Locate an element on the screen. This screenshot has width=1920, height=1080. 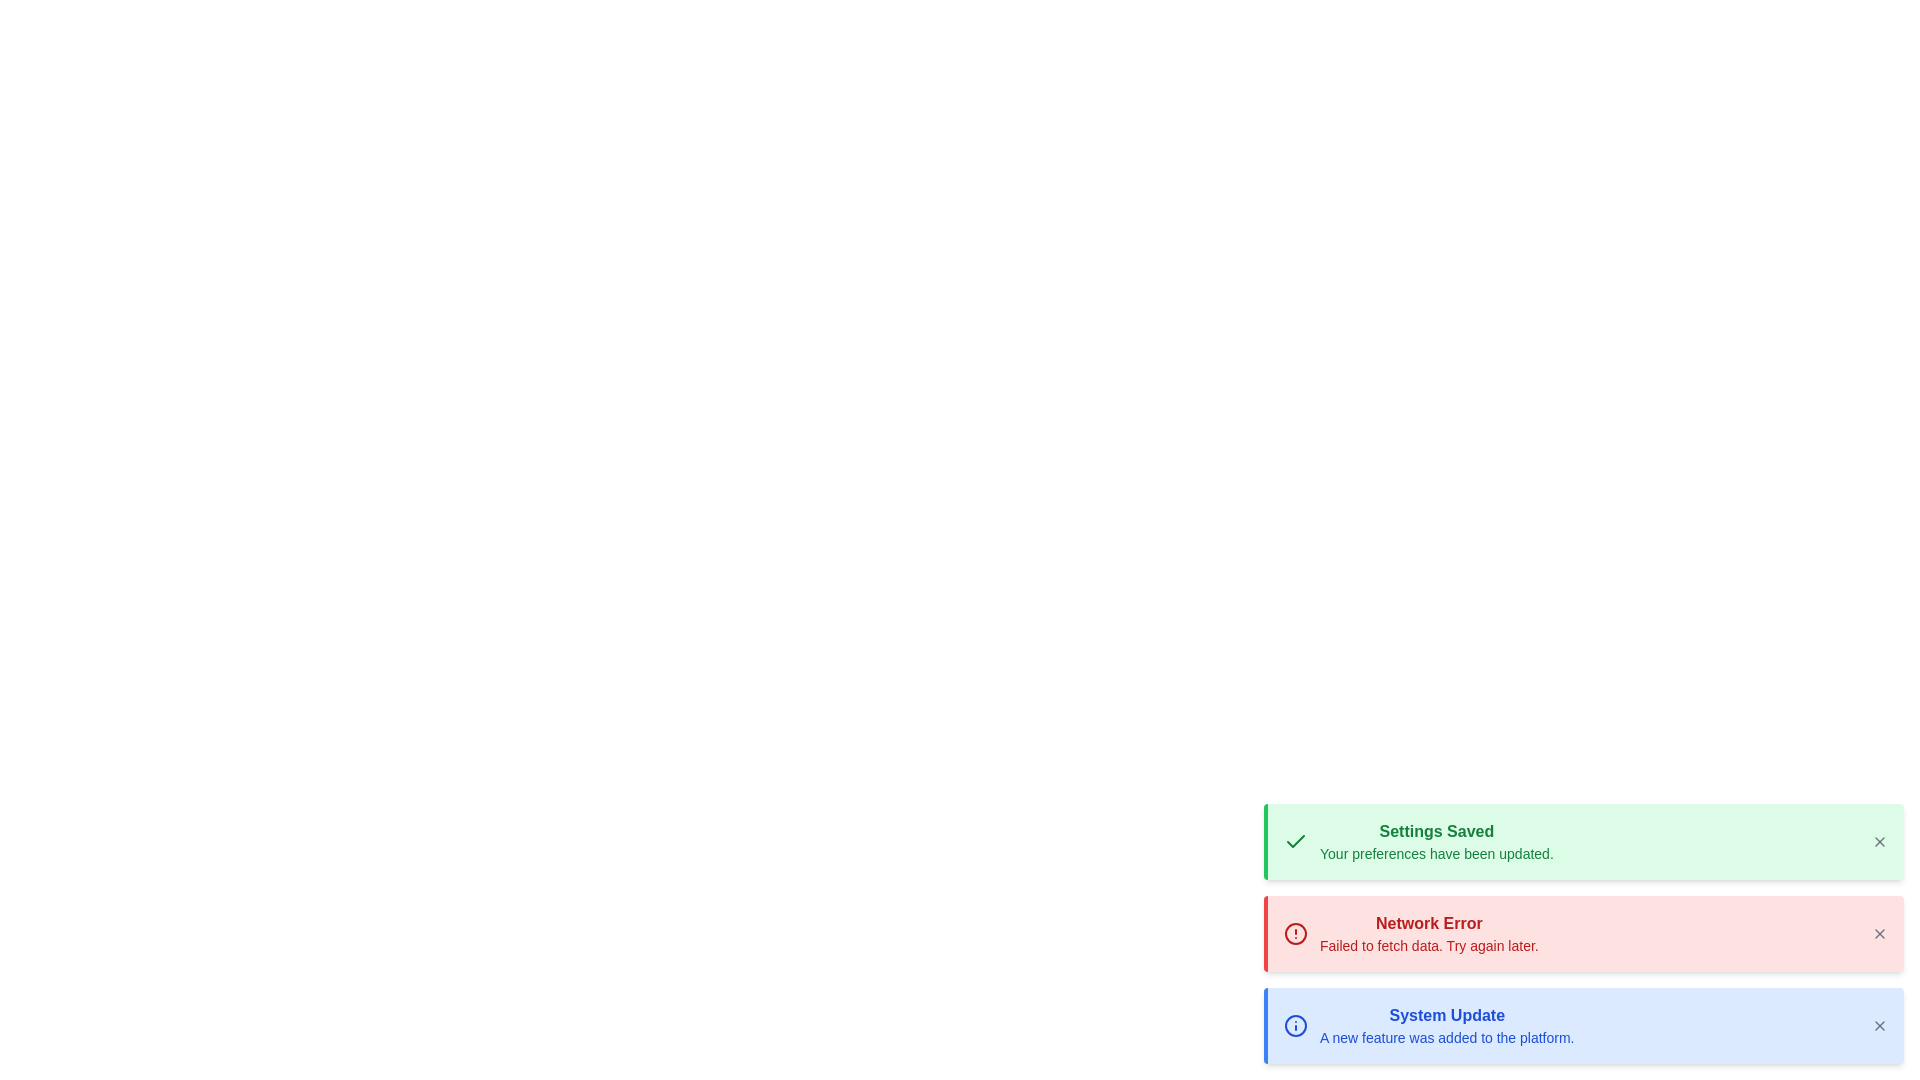
the 'Network Error' notification message, which displays a bold heading and a secondary message on a light red background, located in the lower-right area of the interface is located at coordinates (1428, 933).